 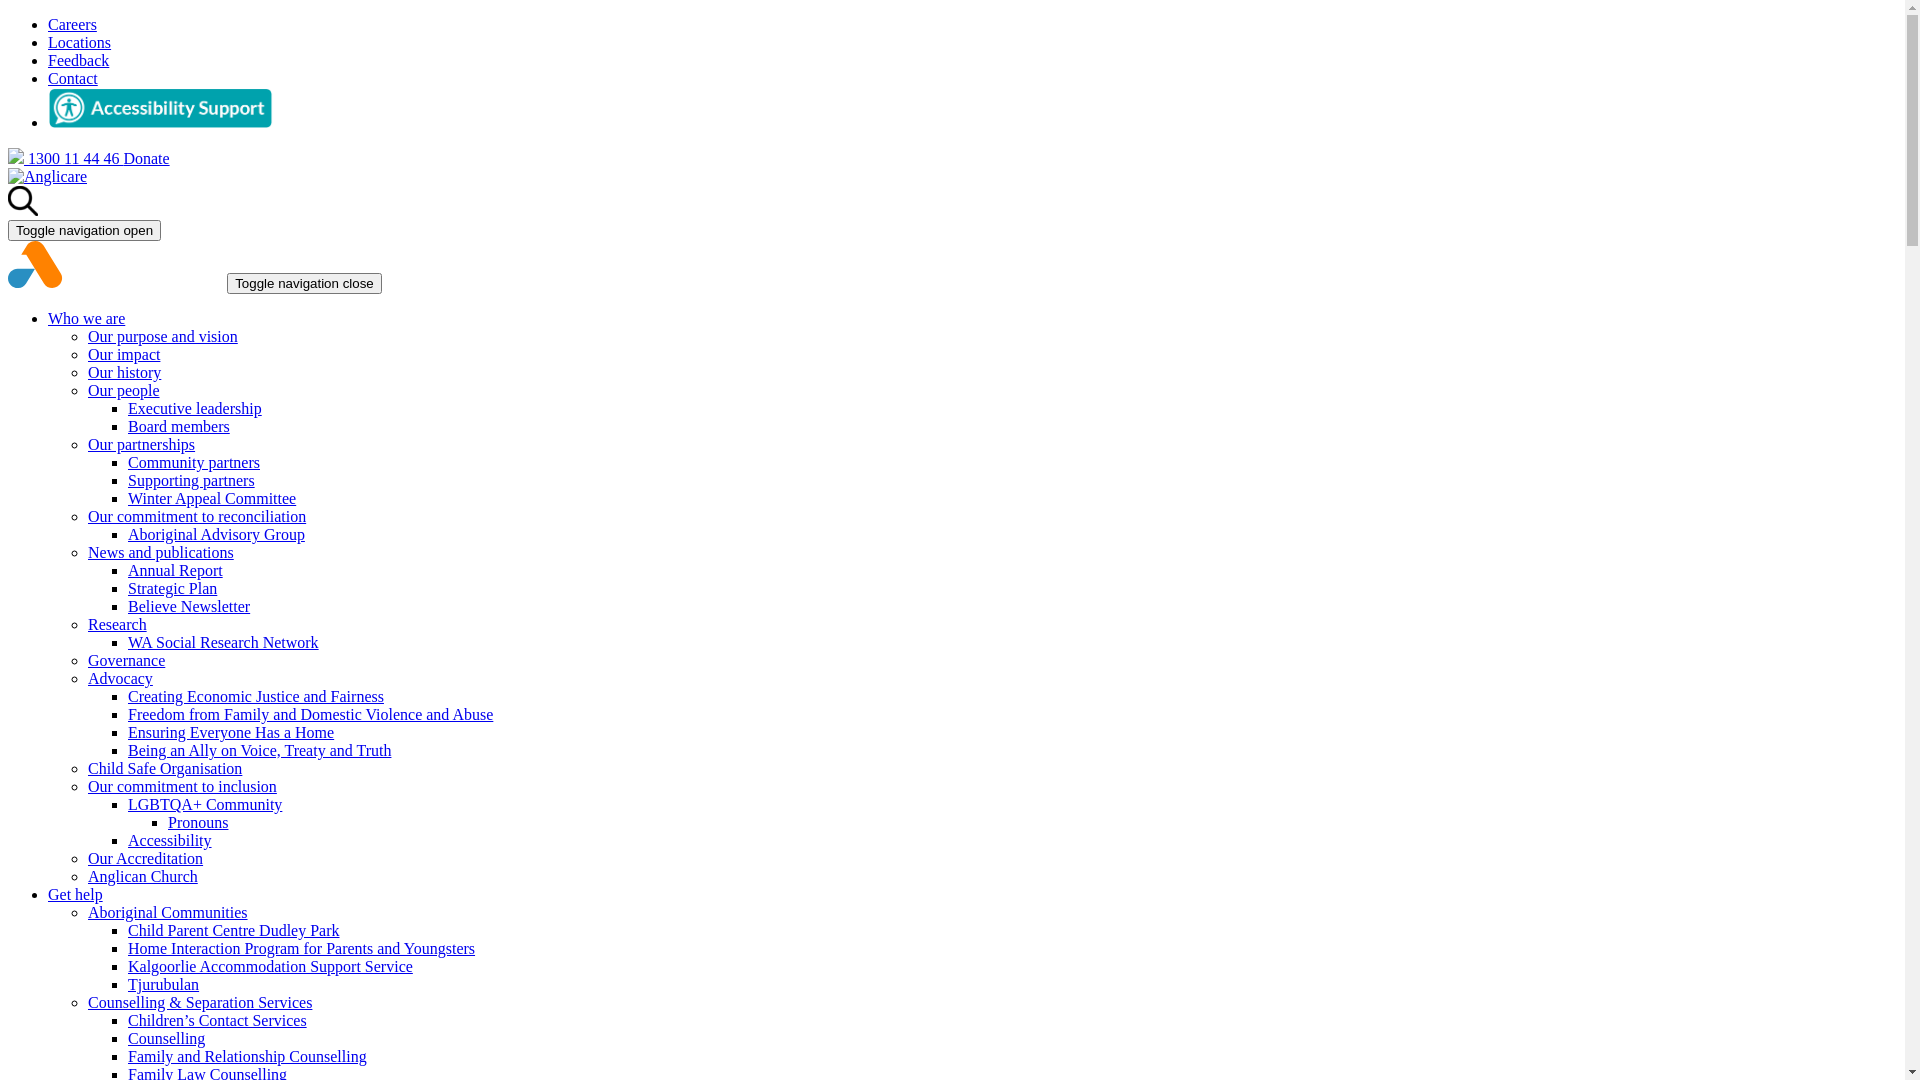 What do you see at coordinates (123, 372) in the screenshot?
I see `'Our history'` at bounding box center [123, 372].